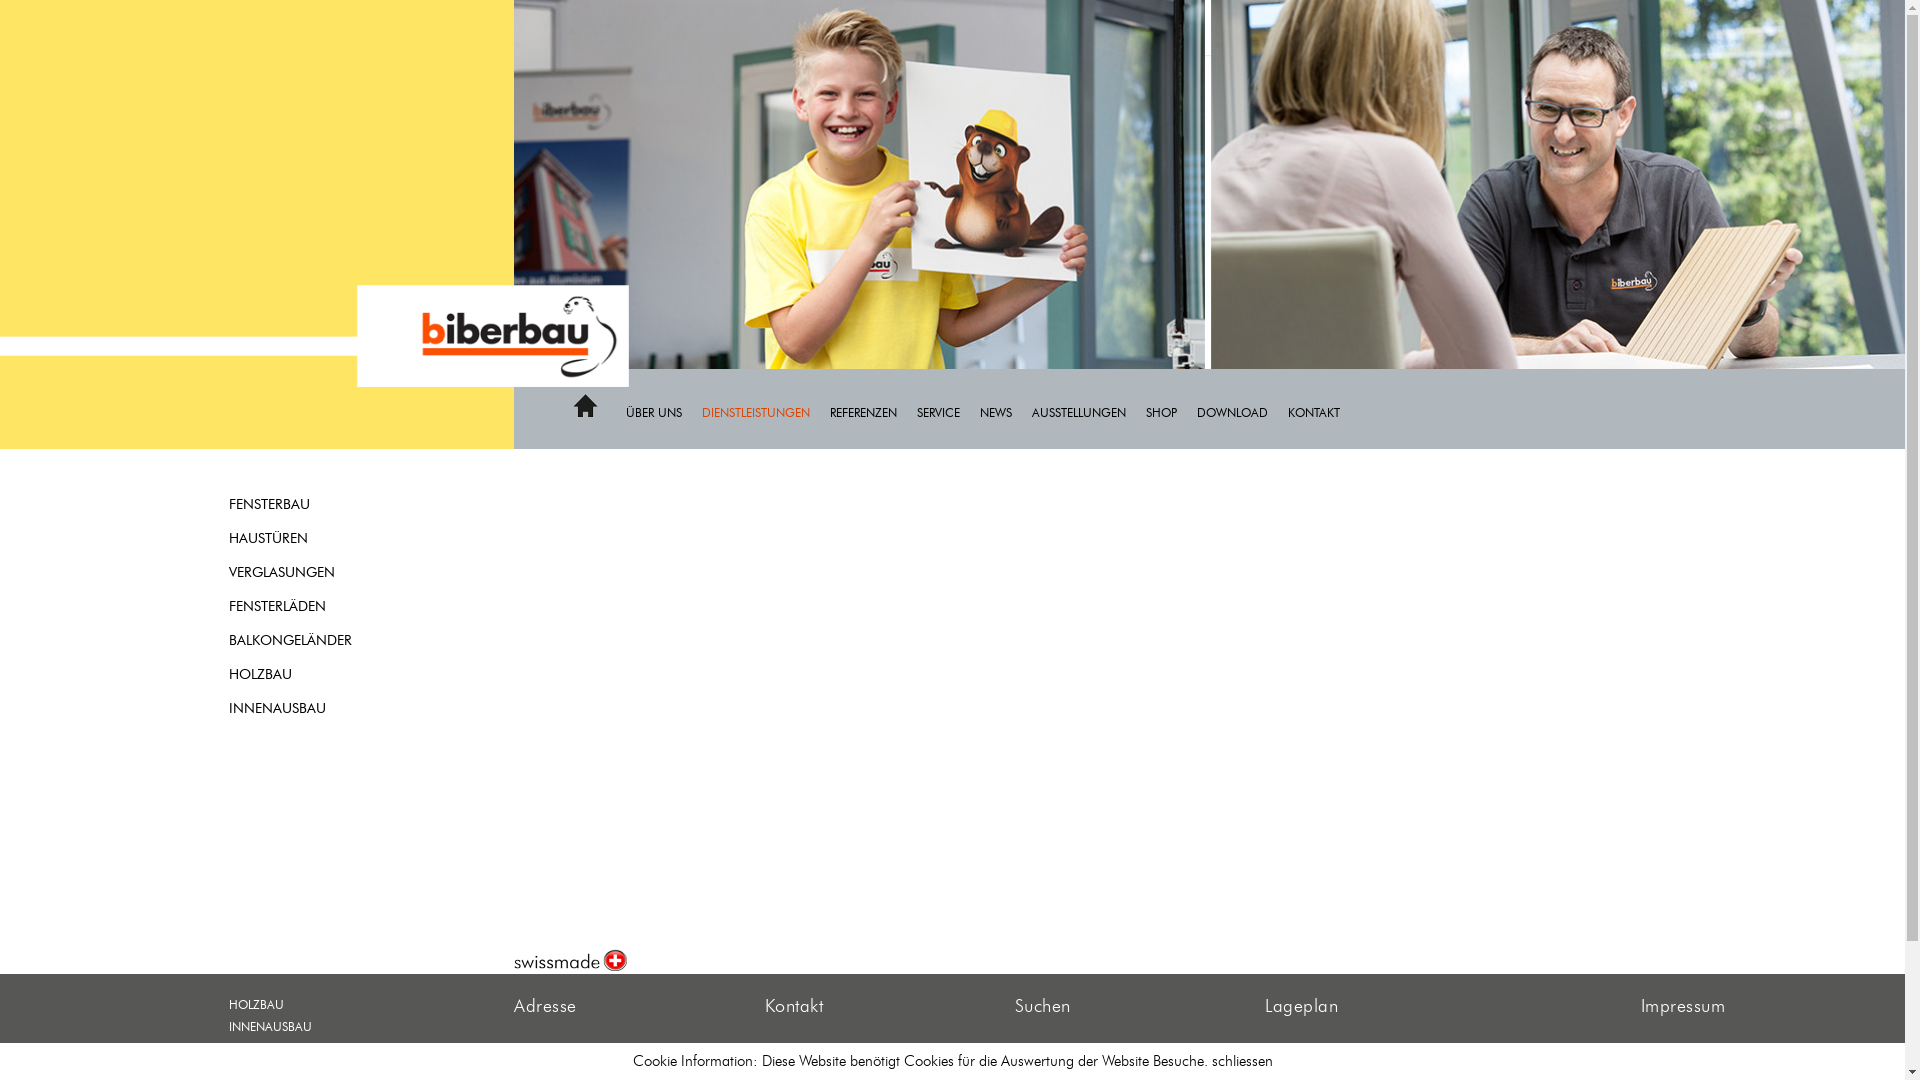  What do you see at coordinates (1682, 1006) in the screenshot?
I see `'Impressum'` at bounding box center [1682, 1006].